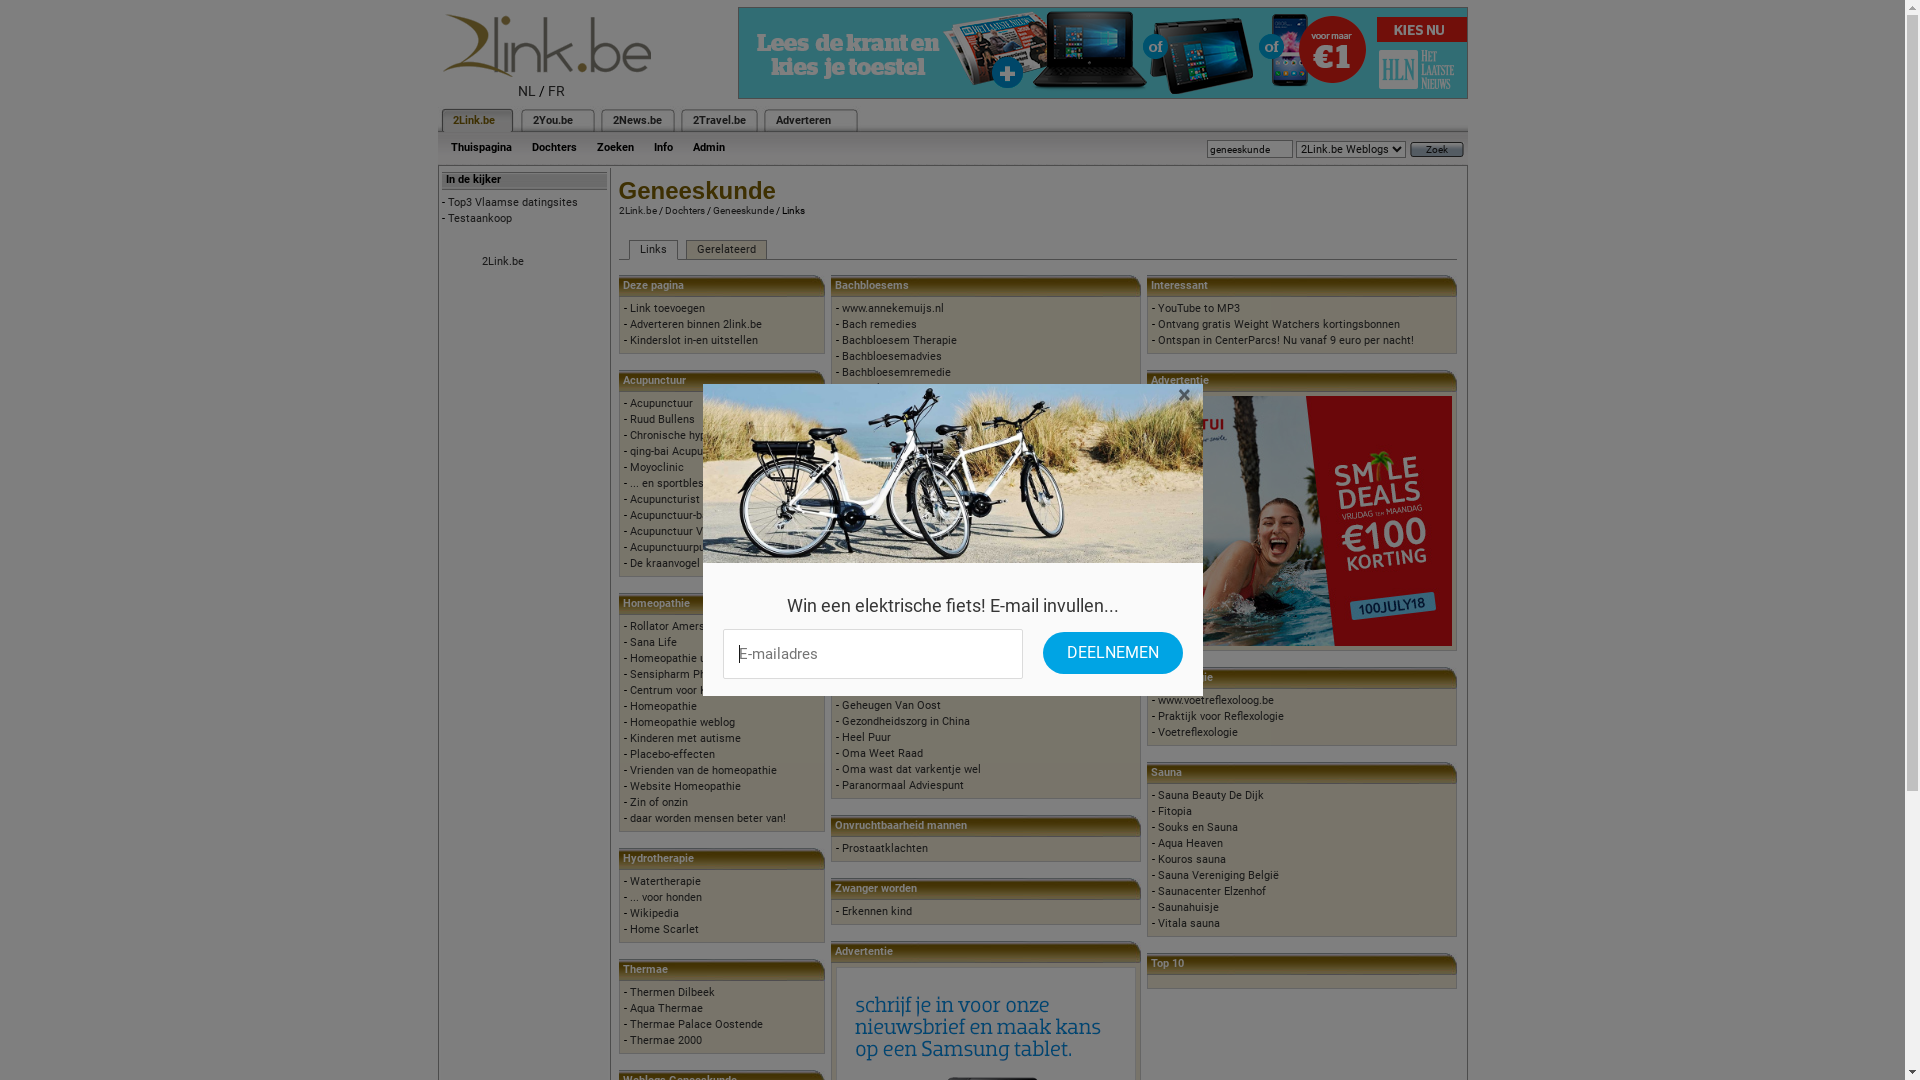 Image resolution: width=1920 pixels, height=1080 pixels. What do you see at coordinates (682, 722) in the screenshot?
I see `'Homeopathie weblog'` at bounding box center [682, 722].